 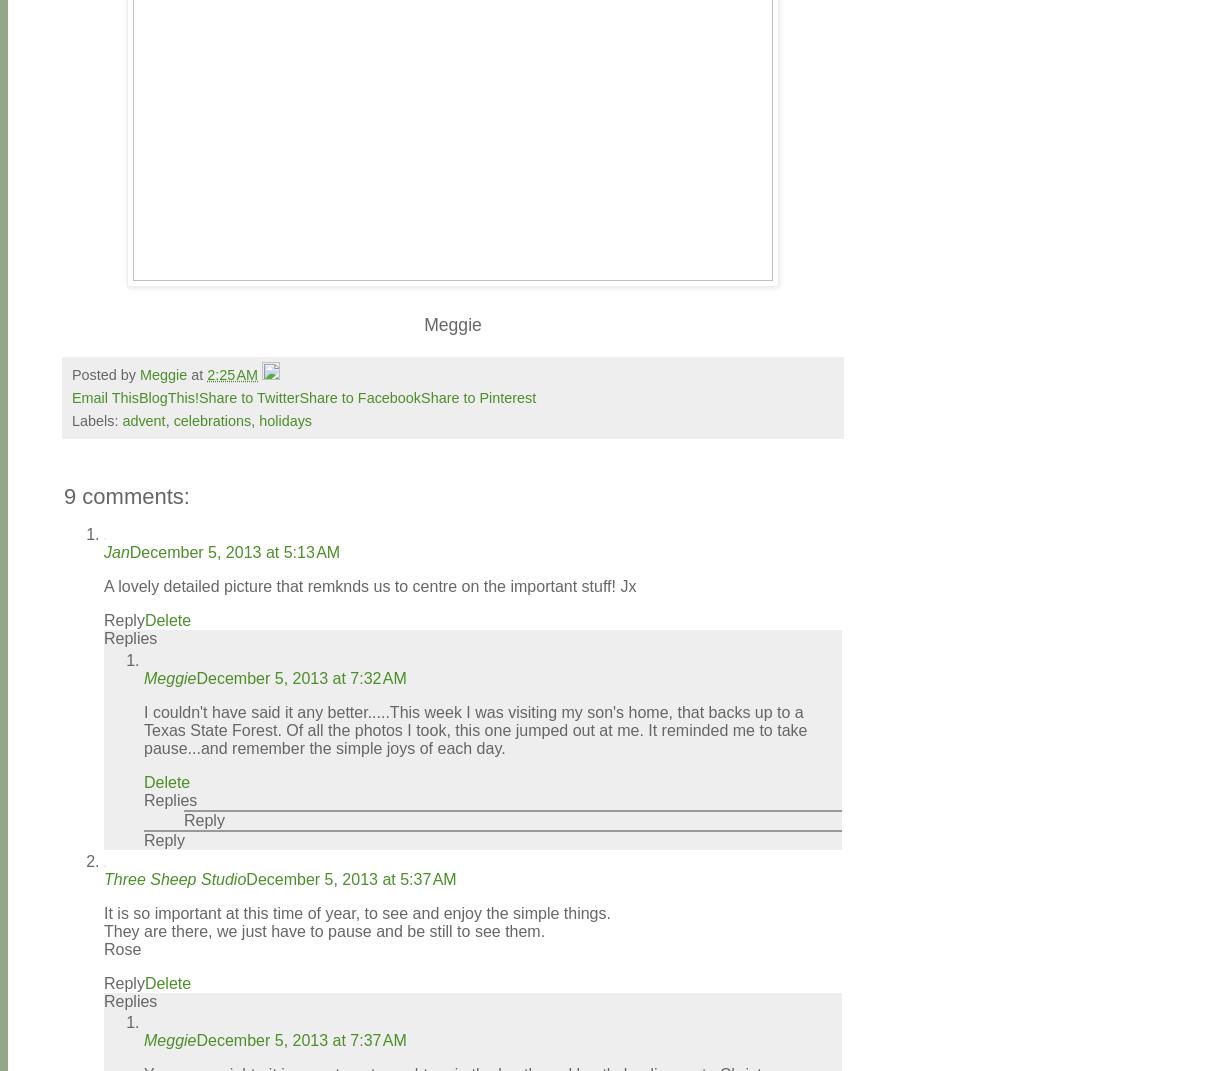 I want to click on '2:25 AM', so click(x=232, y=373).